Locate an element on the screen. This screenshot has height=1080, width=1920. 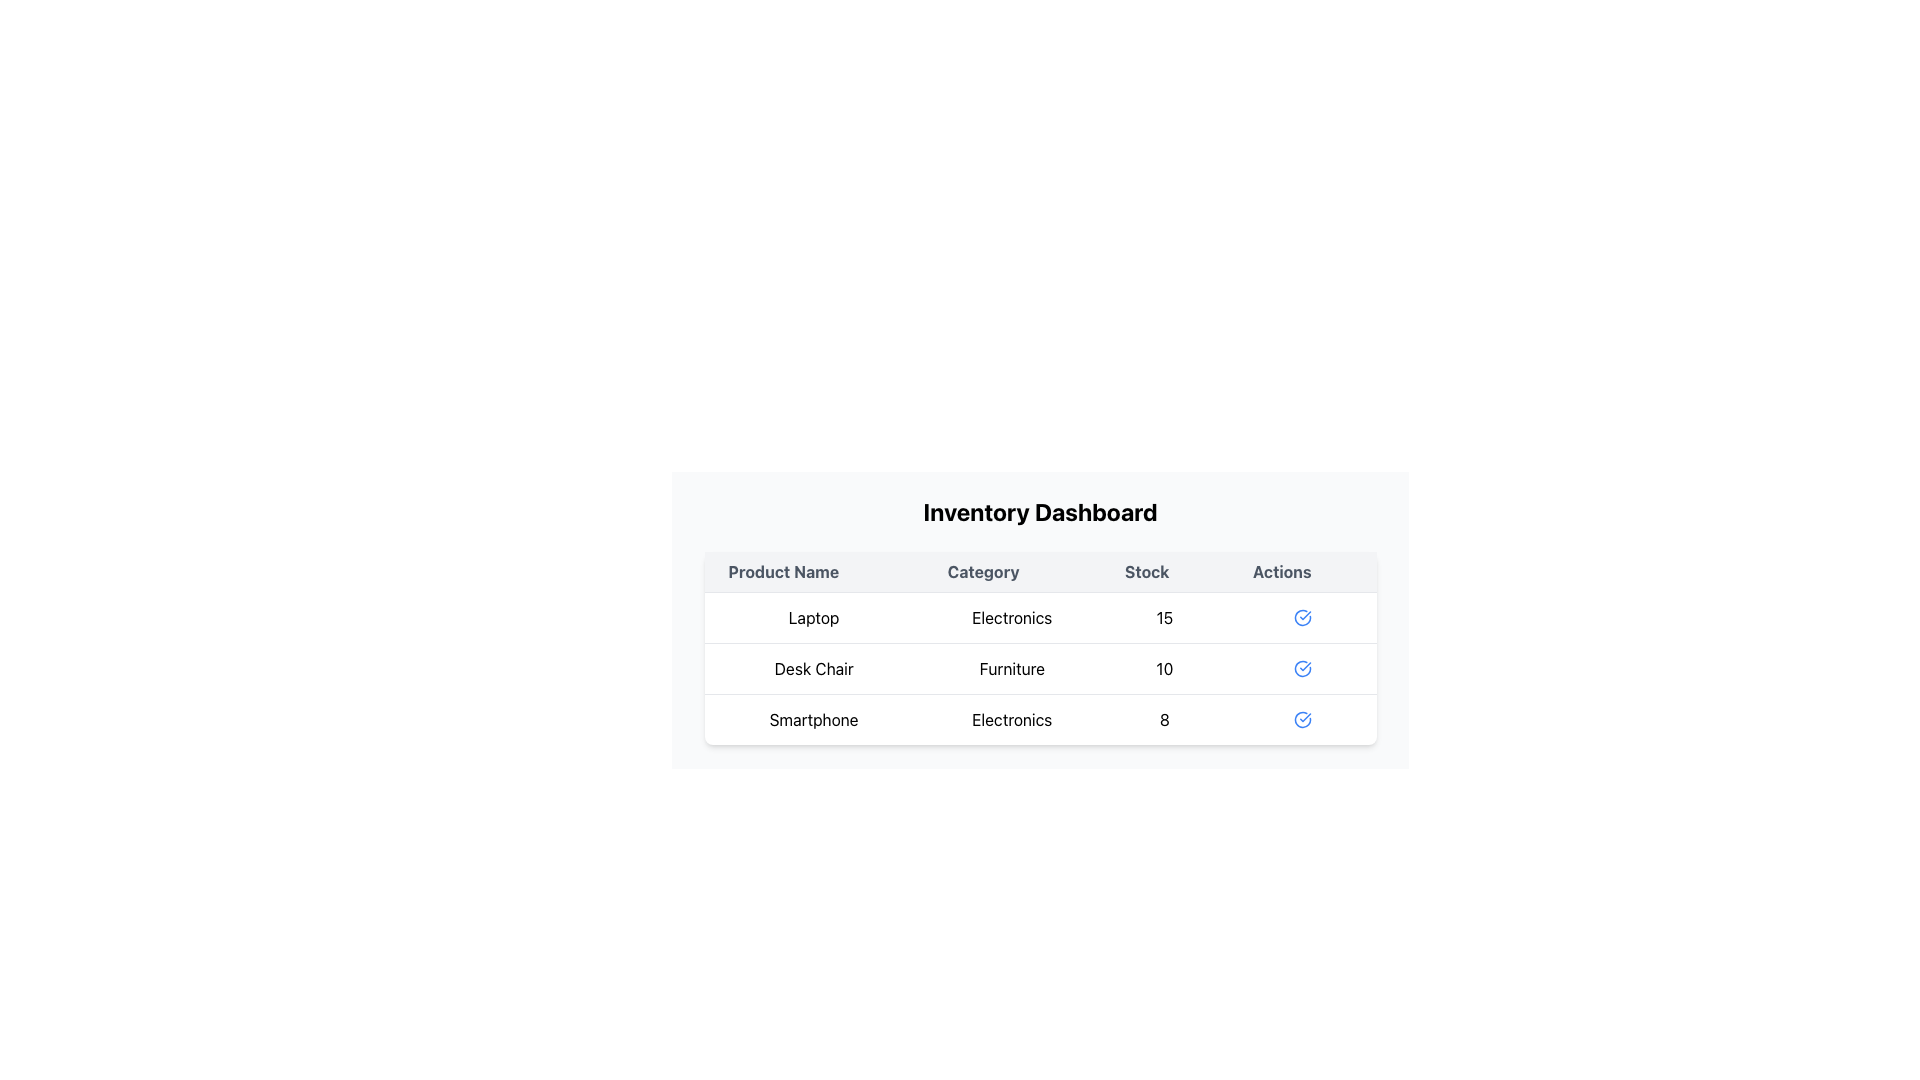
the static text label reading 'Category' located in the header row of a table, centrally aligned between 'Product Name' and 'Stock' is located at coordinates (1012, 572).